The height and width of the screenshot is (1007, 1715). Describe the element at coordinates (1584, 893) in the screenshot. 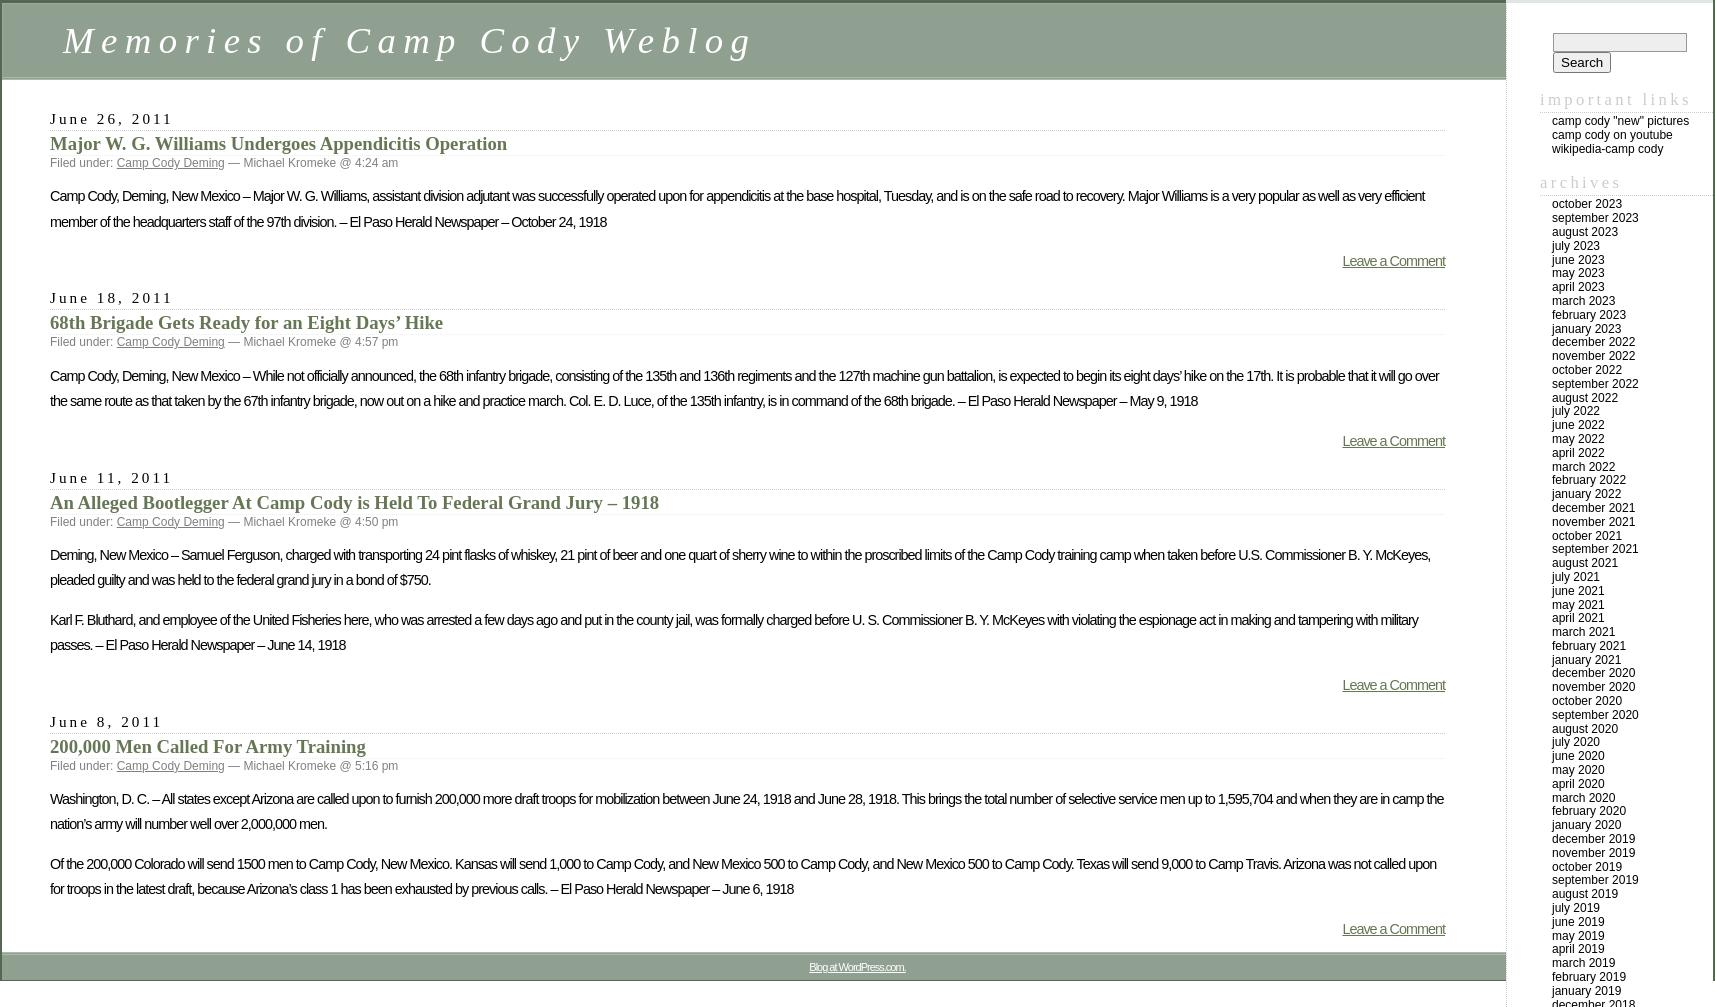

I see `'August 2019'` at that location.